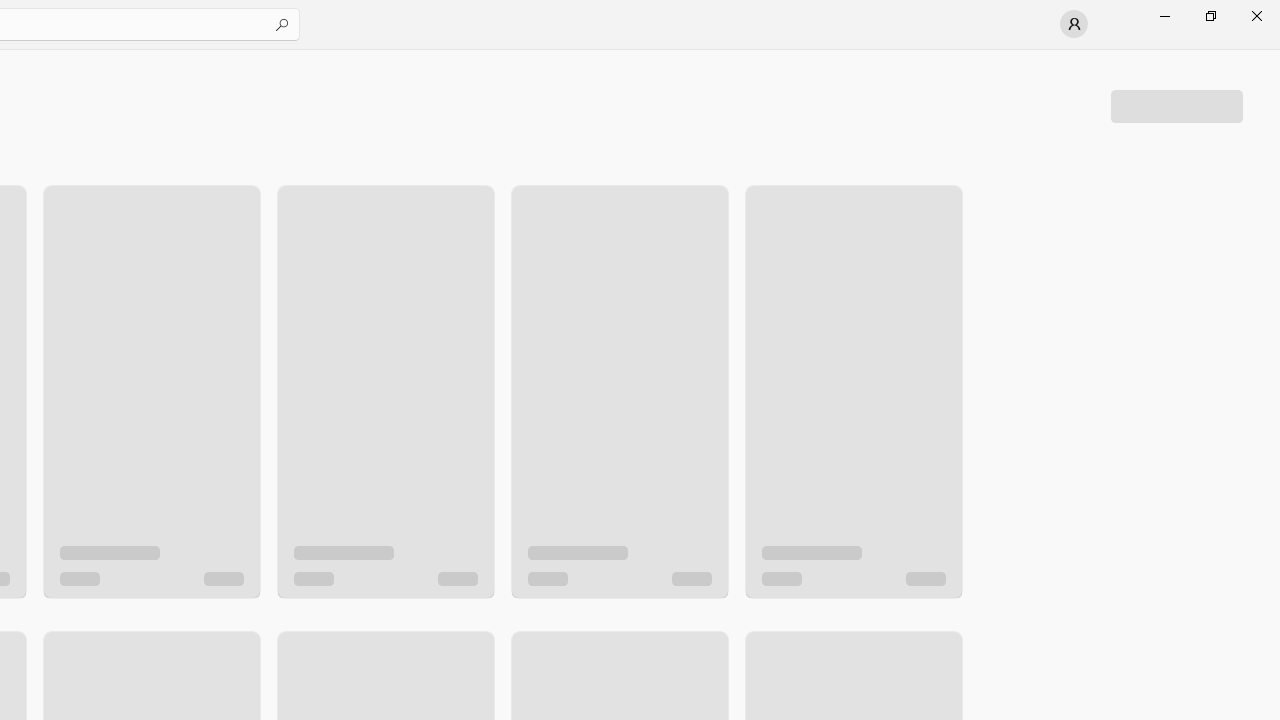 Image resolution: width=1280 pixels, height=720 pixels. I want to click on 'Filters', so click(1176, 105).